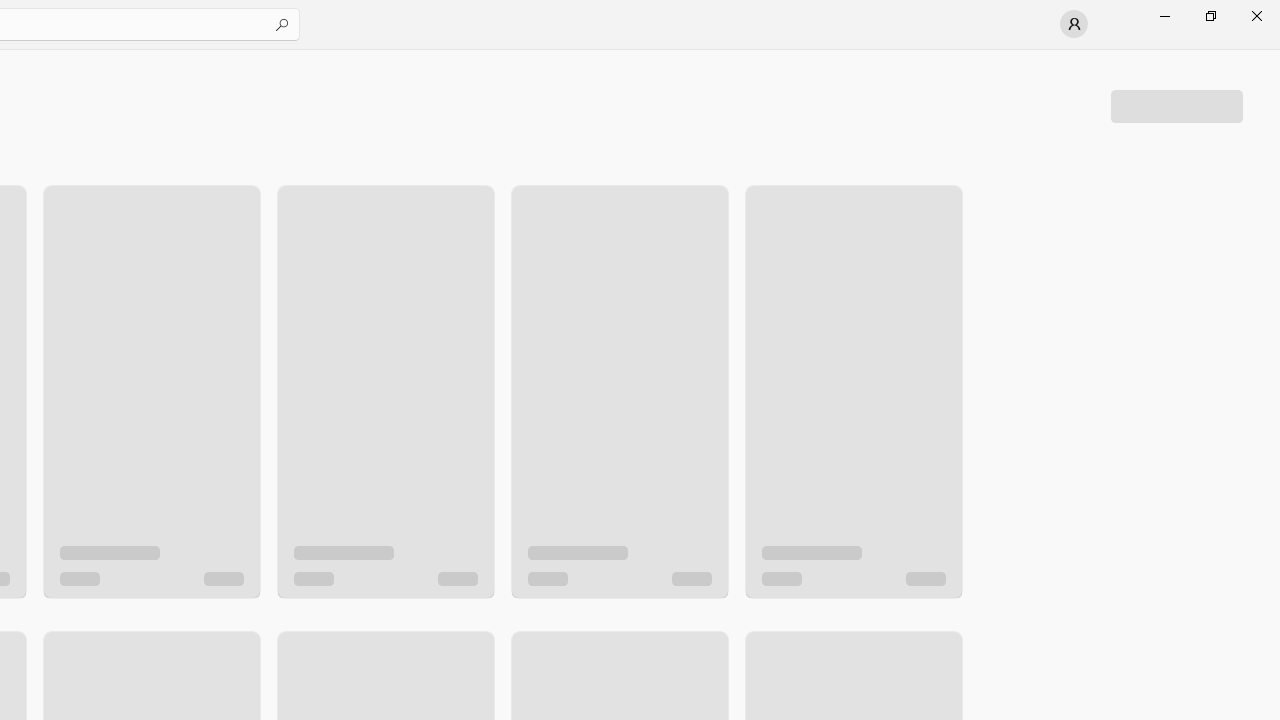 Image resolution: width=1280 pixels, height=720 pixels. I want to click on 'Filters', so click(1176, 105).